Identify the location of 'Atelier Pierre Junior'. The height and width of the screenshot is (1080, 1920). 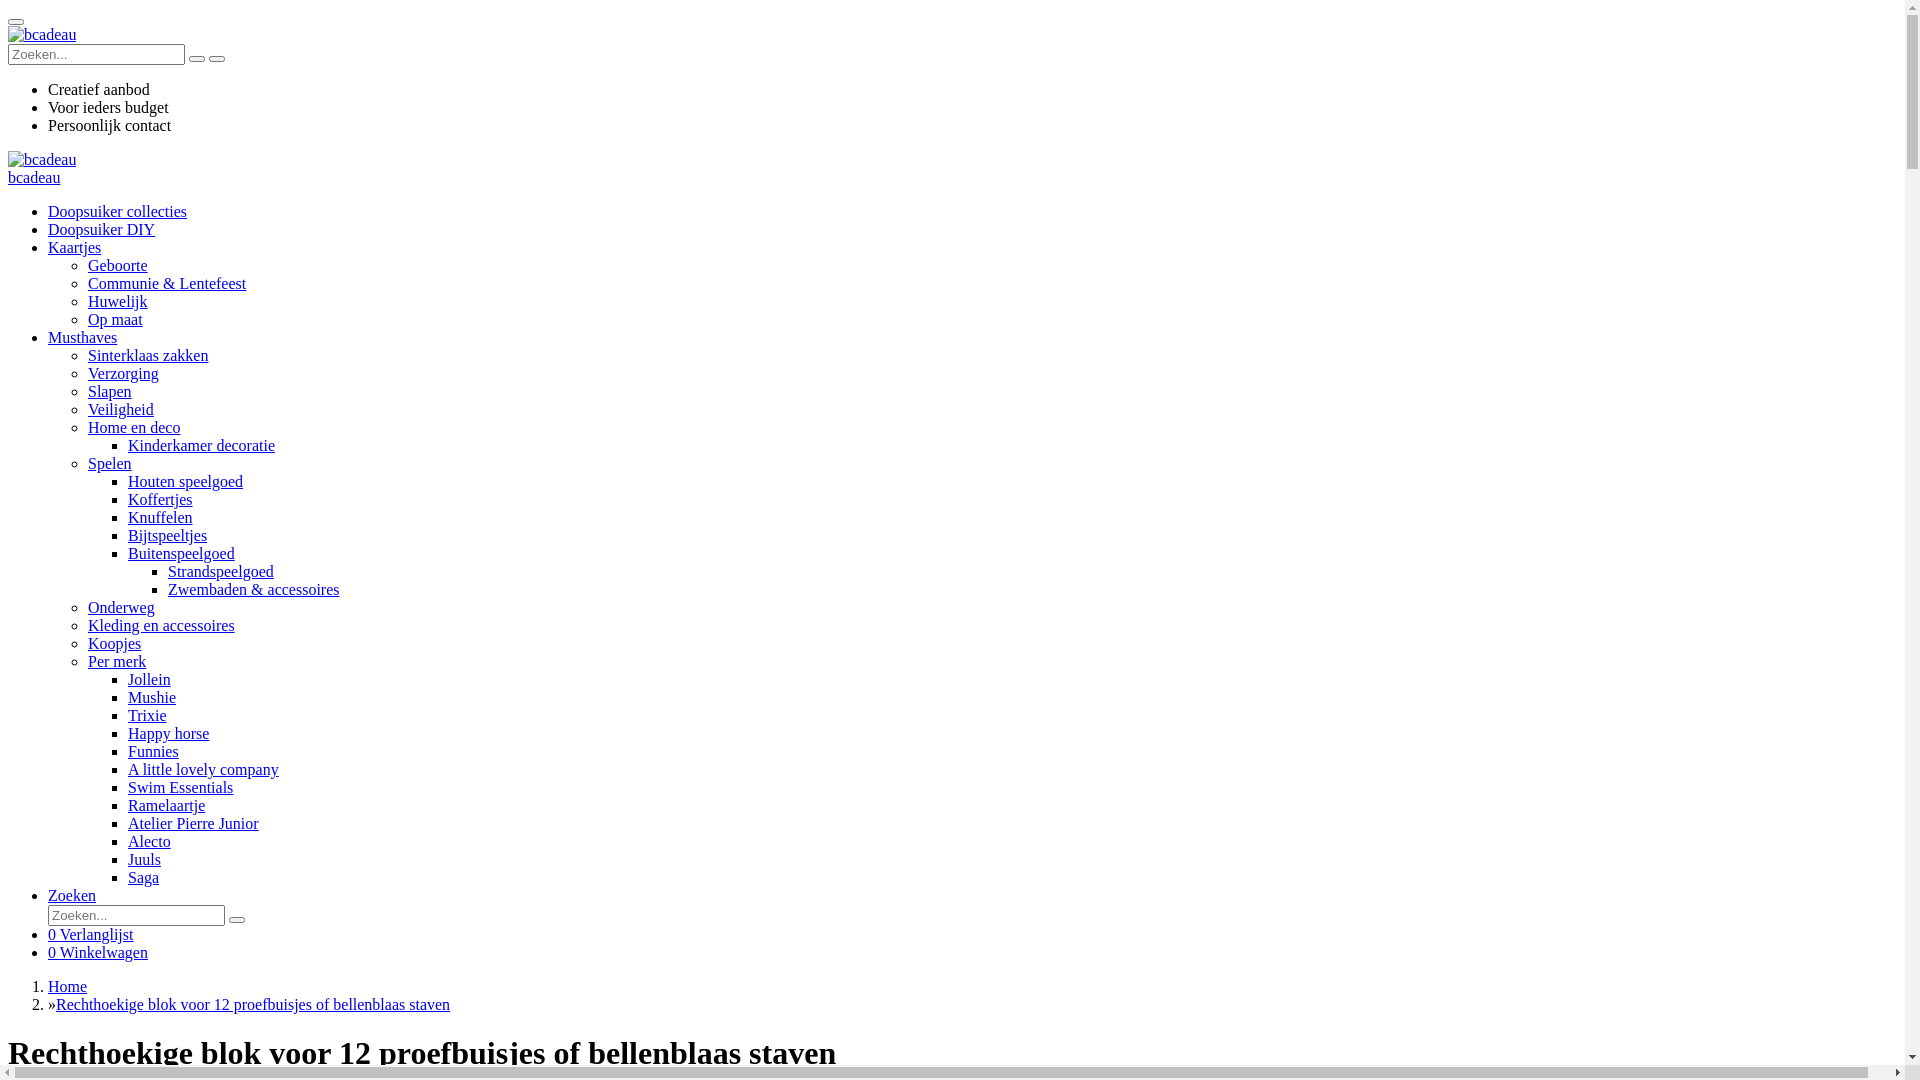
(193, 823).